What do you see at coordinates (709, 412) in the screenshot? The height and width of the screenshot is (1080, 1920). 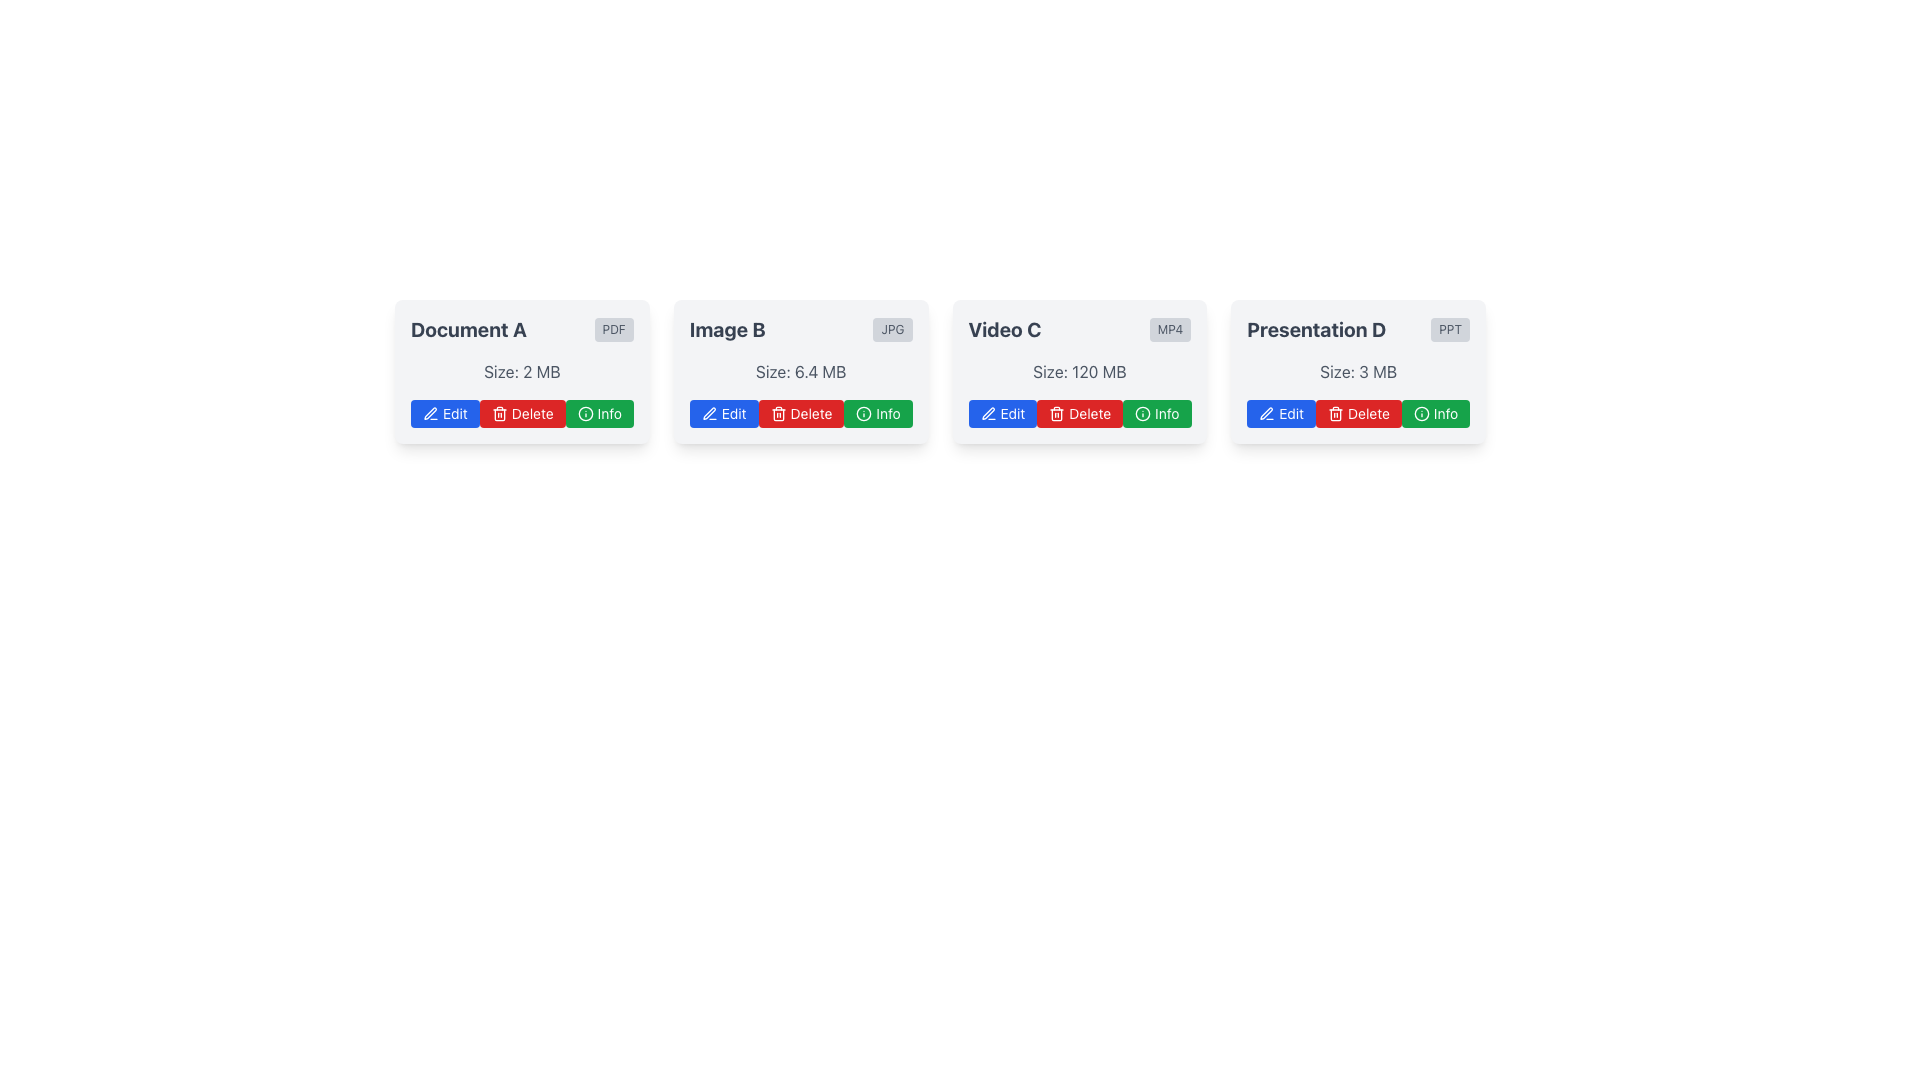 I see `the editing icon button (pen icon) located in the lower section of the 'Image B' card component` at bounding box center [709, 412].